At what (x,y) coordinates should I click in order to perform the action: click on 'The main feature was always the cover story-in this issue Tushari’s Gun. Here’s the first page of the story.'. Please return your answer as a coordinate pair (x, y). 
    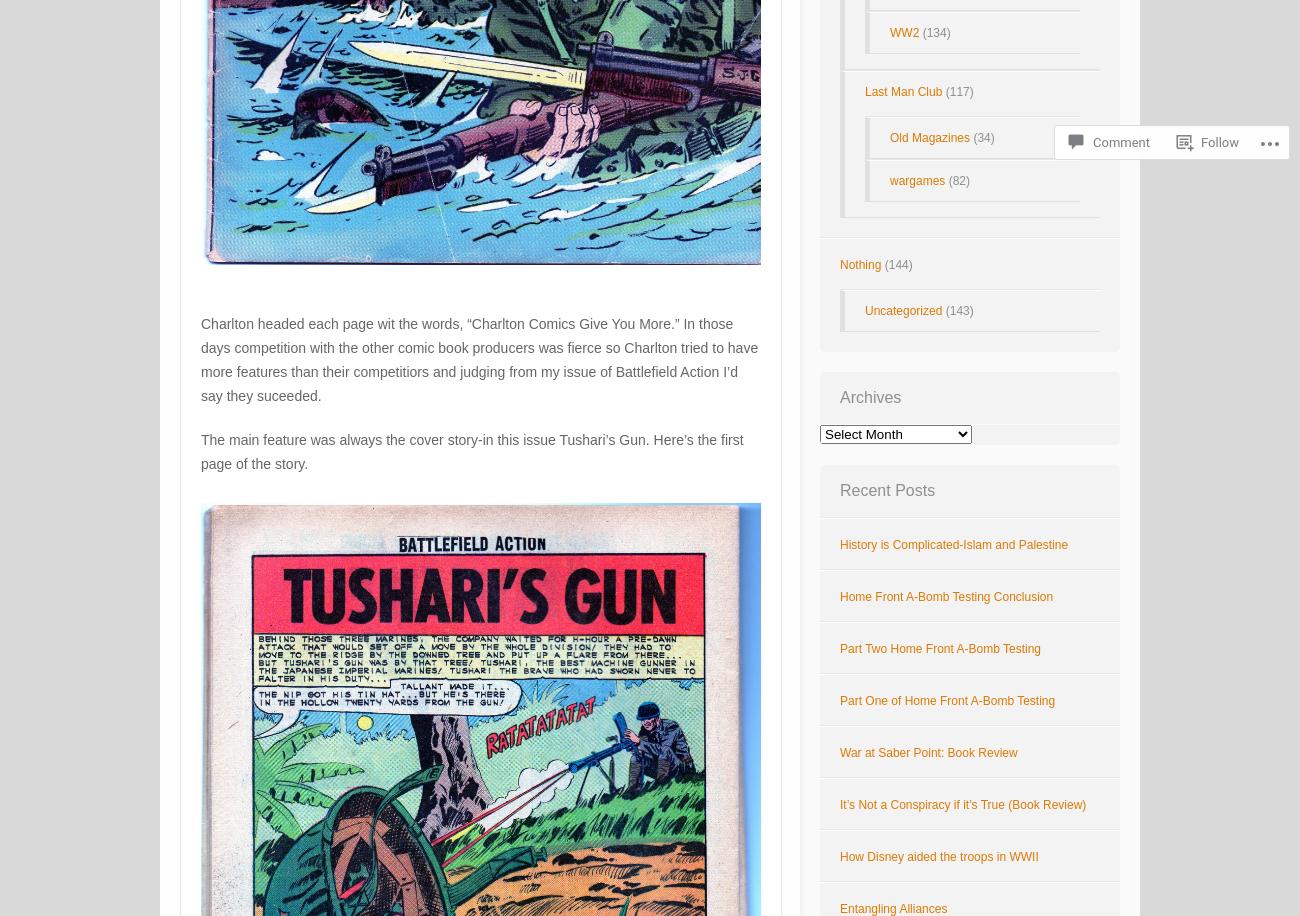
    Looking at the image, I should click on (471, 450).